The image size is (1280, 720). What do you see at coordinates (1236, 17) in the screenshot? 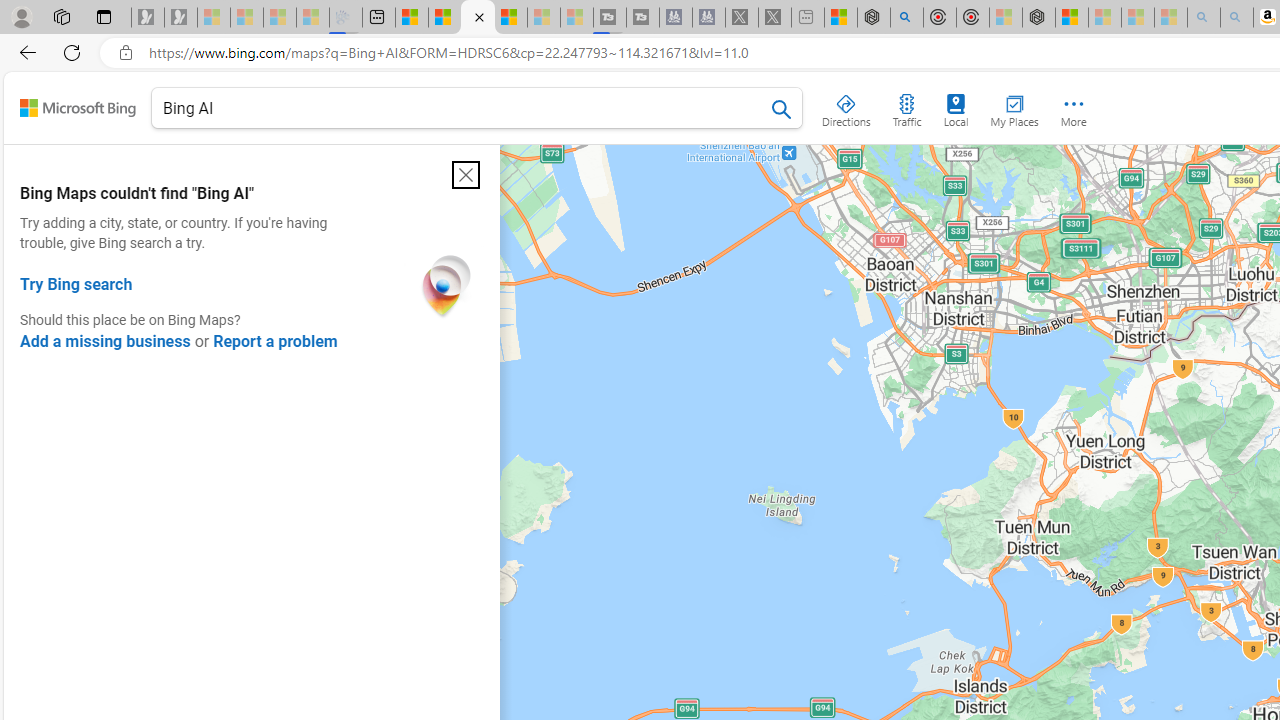
I see `'Amazon Echo Dot PNG - Search Images - Sleeping'` at bounding box center [1236, 17].